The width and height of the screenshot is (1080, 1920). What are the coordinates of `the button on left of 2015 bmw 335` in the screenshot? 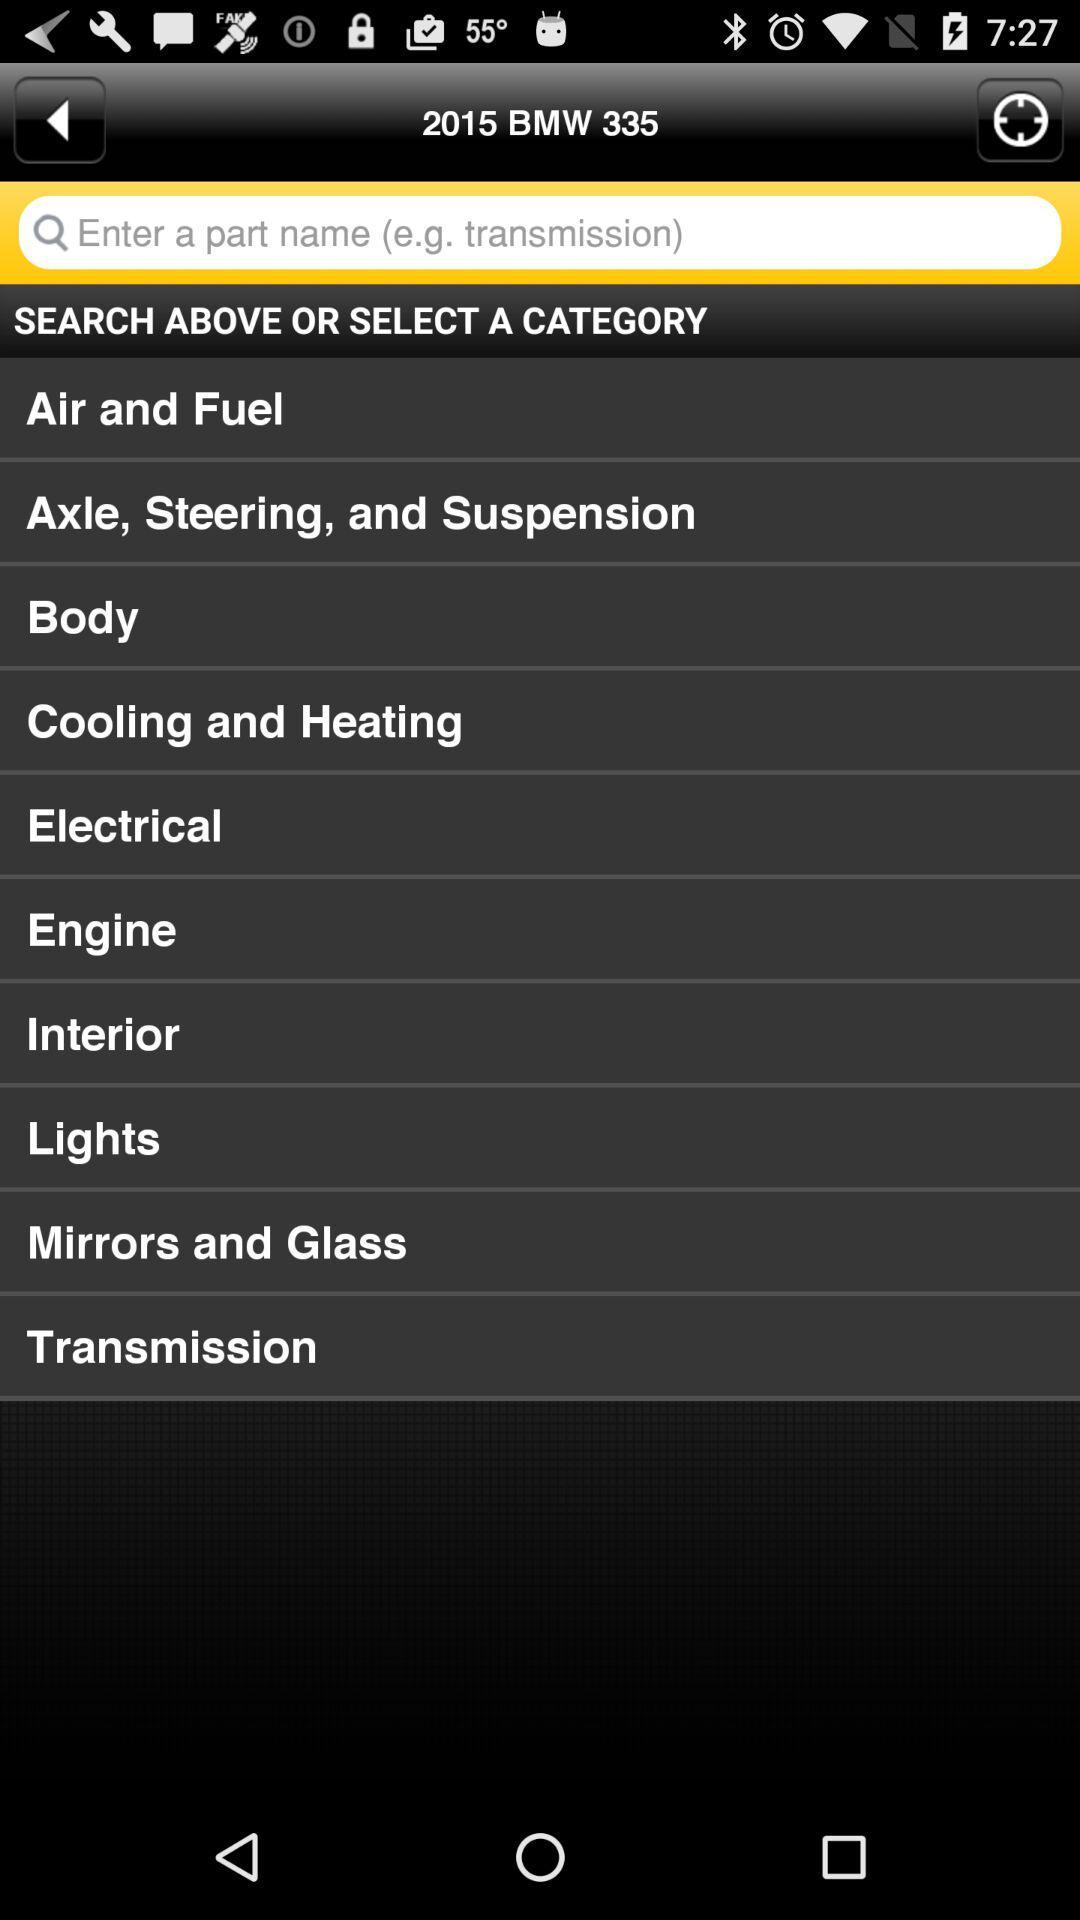 It's located at (59, 119).